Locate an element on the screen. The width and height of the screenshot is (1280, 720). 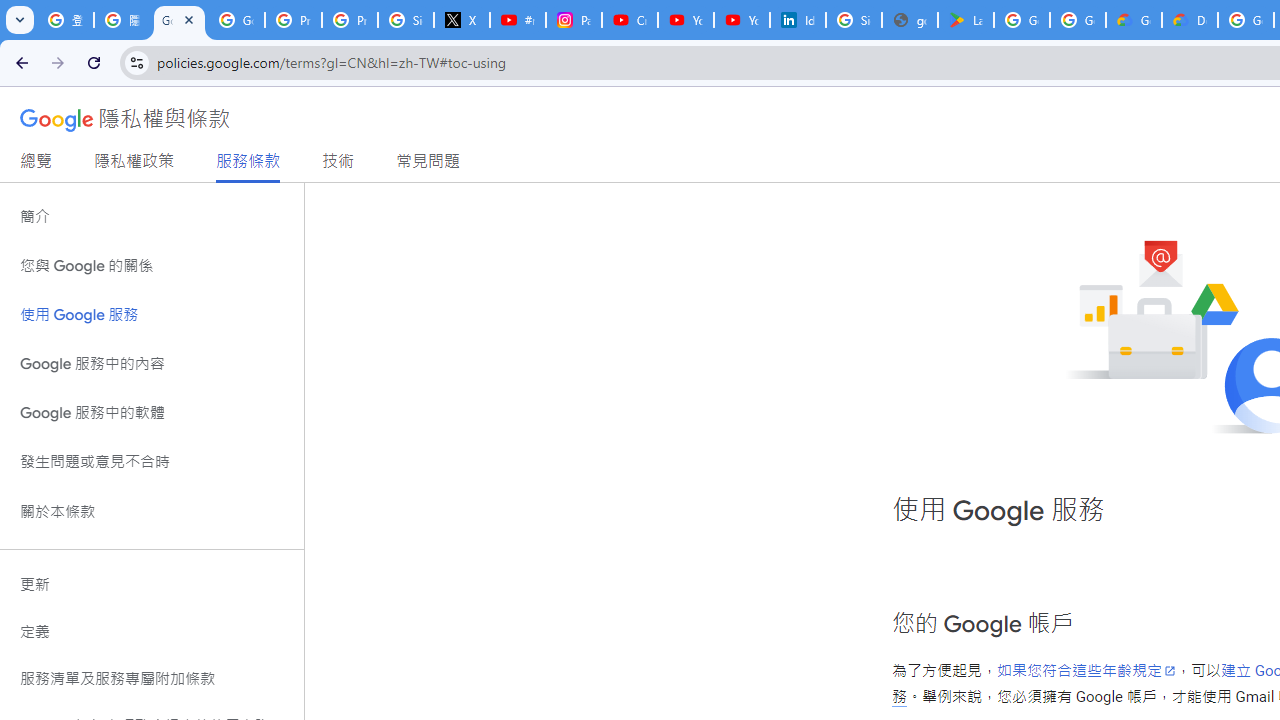
'YouTube Culture & Trends - YouTube Top 10, 2021' is located at coordinates (741, 20).